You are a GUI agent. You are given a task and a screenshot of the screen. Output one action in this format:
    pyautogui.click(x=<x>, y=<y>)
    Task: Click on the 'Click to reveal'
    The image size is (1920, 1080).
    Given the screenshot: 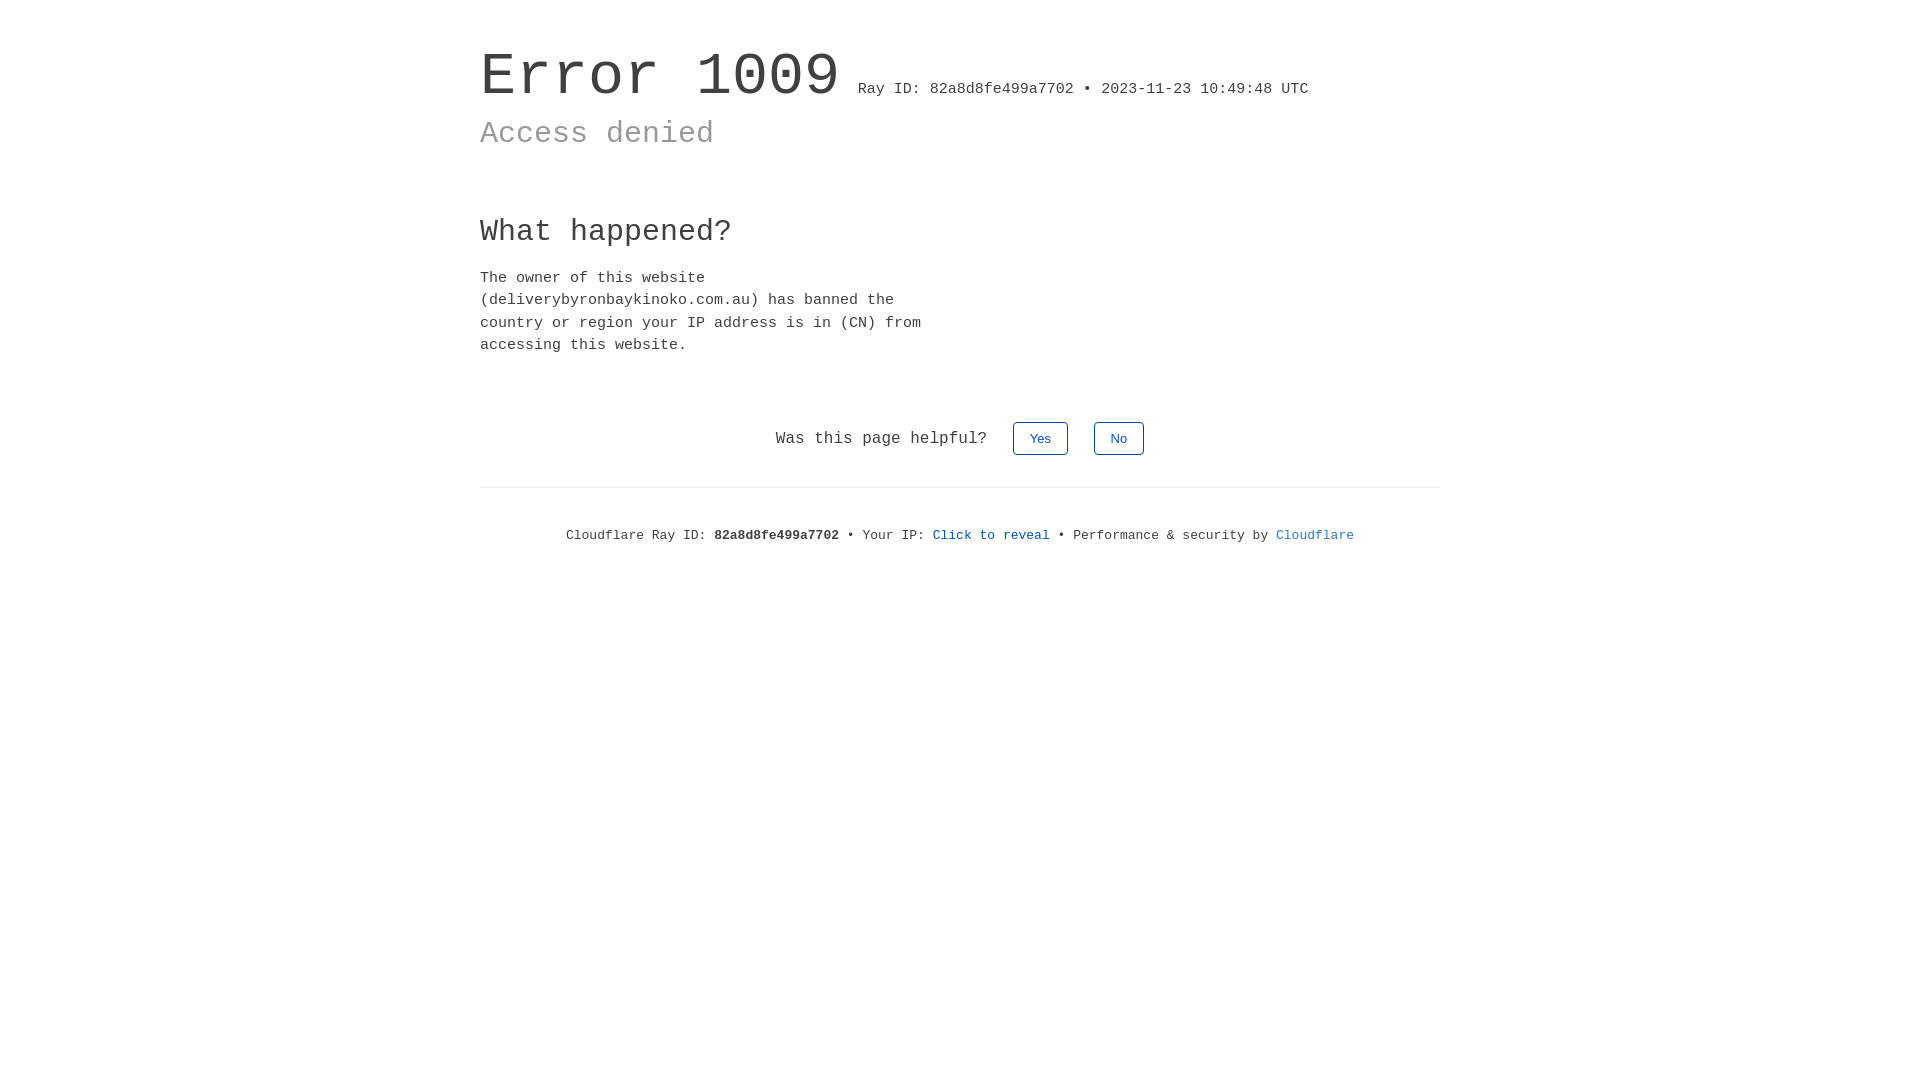 What is the action you would take?
    pyautogui.click(x=931, y=534)
    